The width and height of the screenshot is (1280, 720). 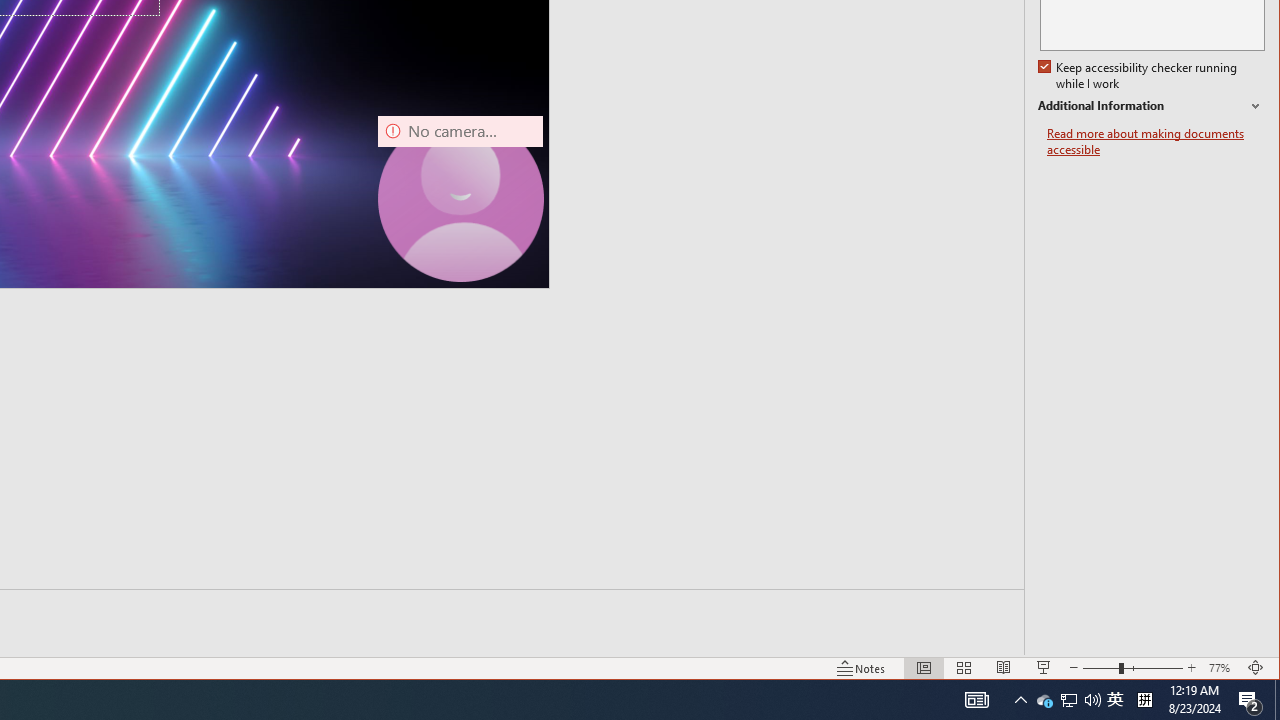 I want to click on 'Additional Information', so click(x=1151, y=106).